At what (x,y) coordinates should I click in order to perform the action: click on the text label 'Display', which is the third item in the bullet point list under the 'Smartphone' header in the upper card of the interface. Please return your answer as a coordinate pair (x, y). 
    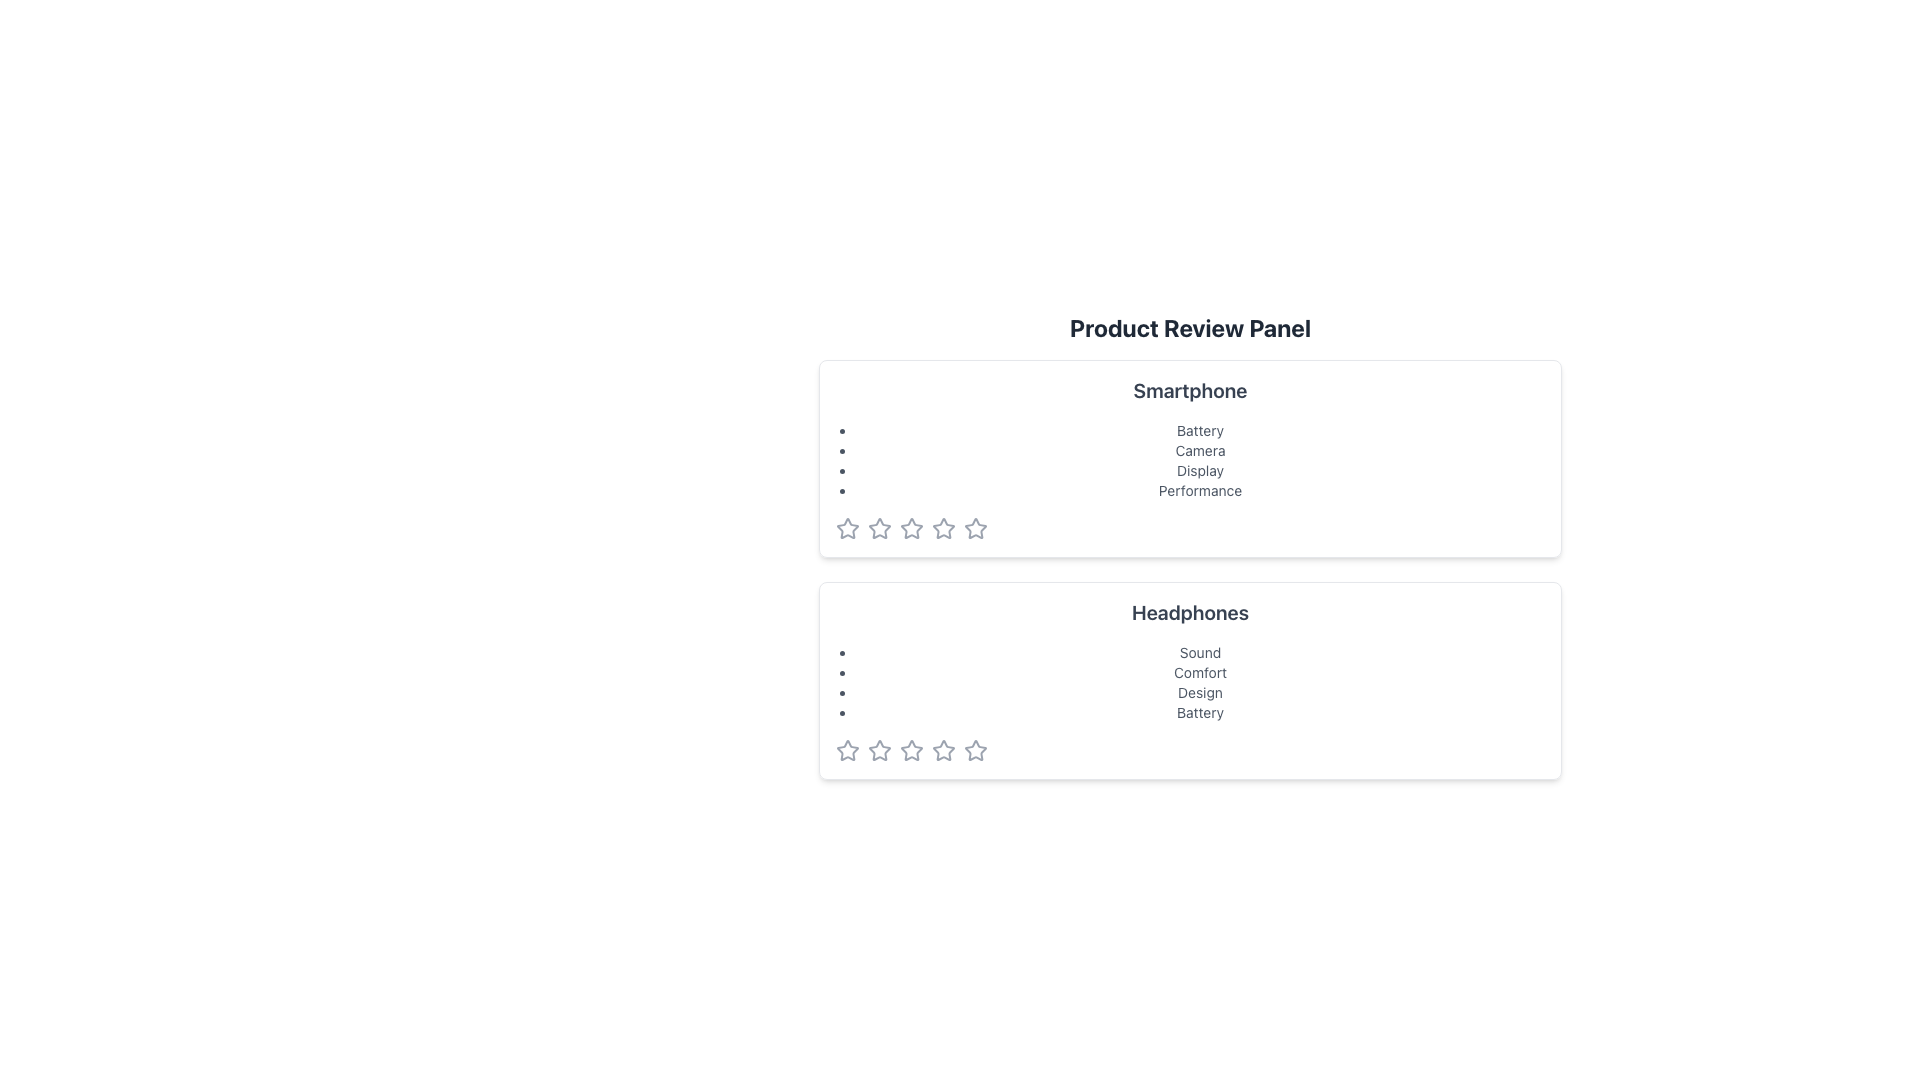
    Looking at the image, I should click on (1200, 470).